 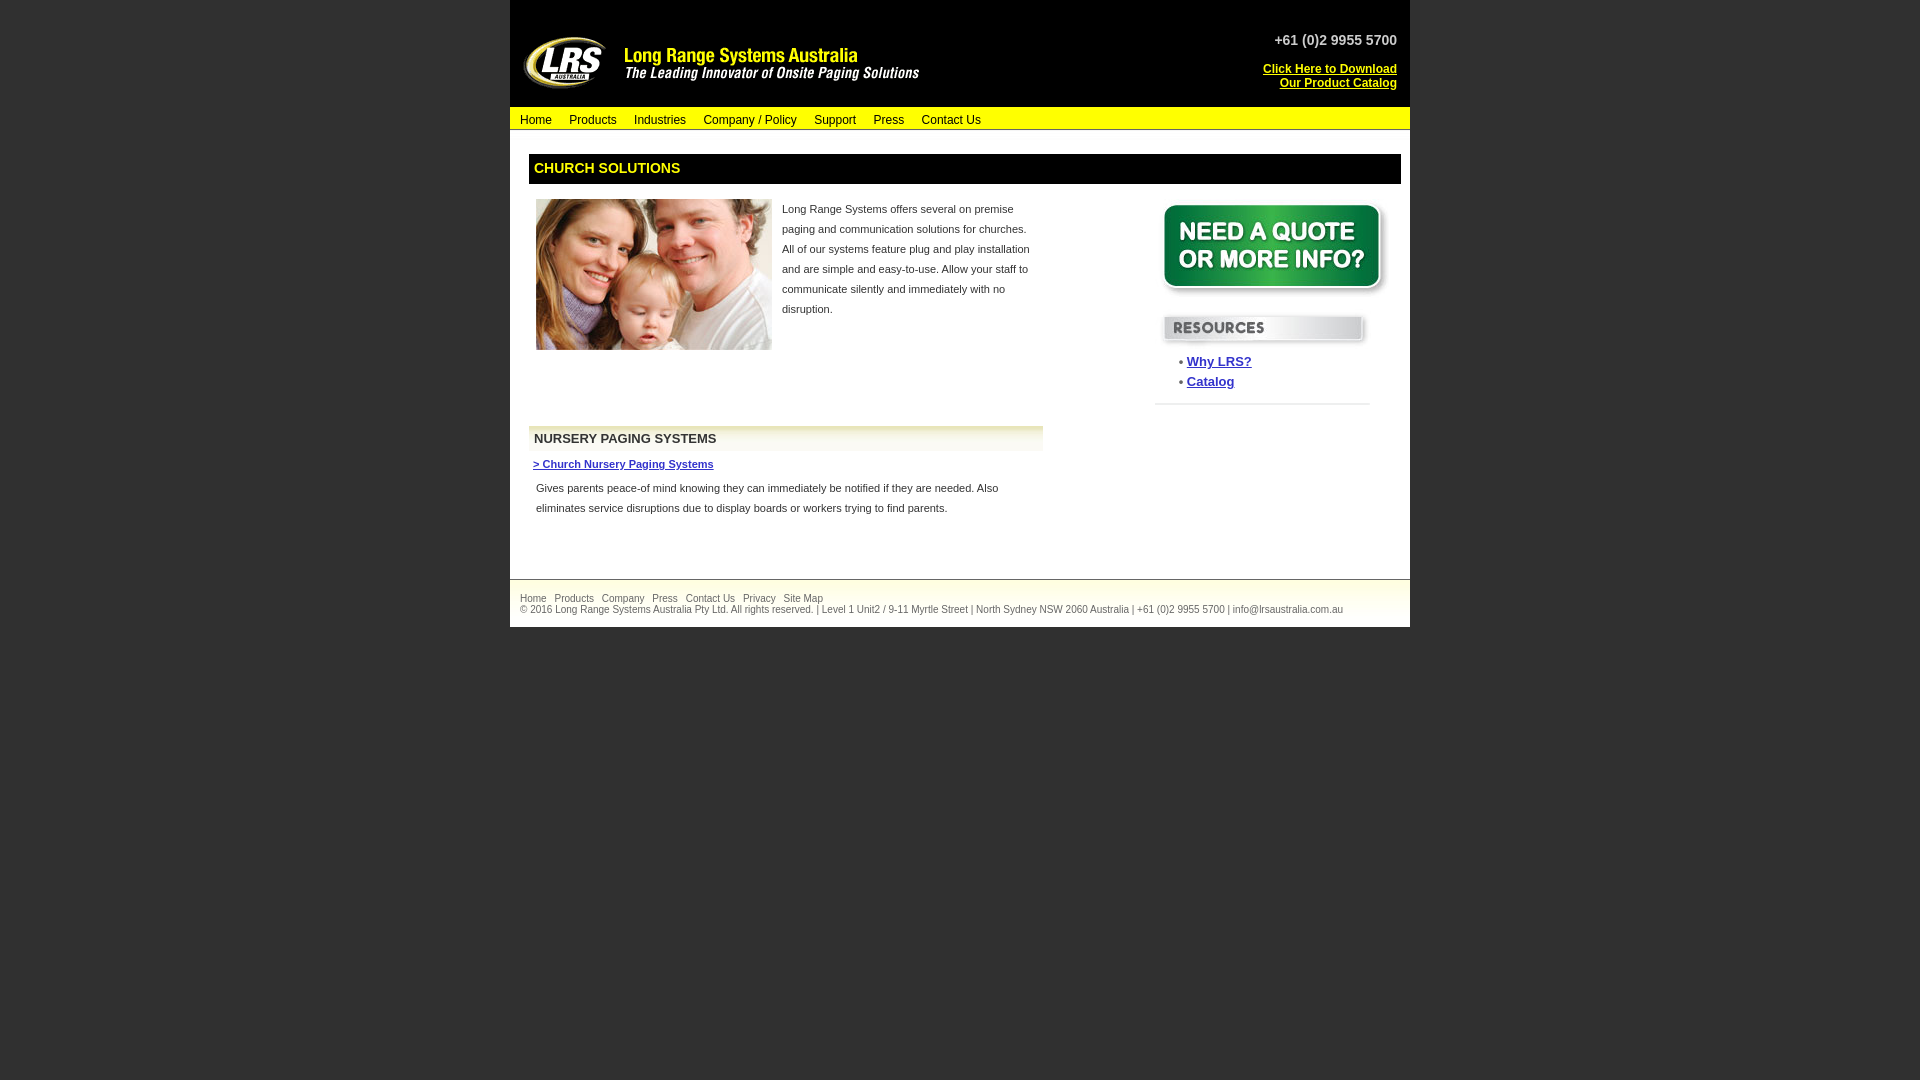 What do you see at coordinates (745, 119) in the screenshot?
I see `'Company / Policy'` at bounding box center [745, 119].